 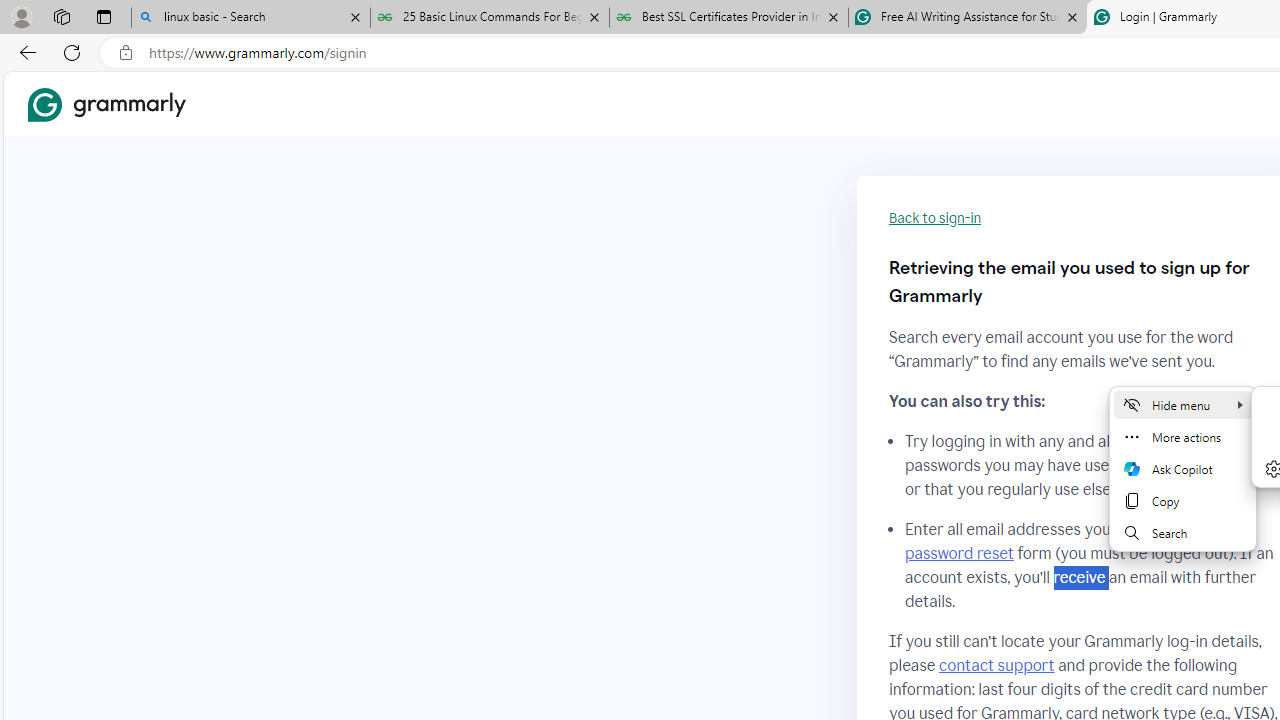 I want to click on 'Hide menu', so click(x=1182, y=405).